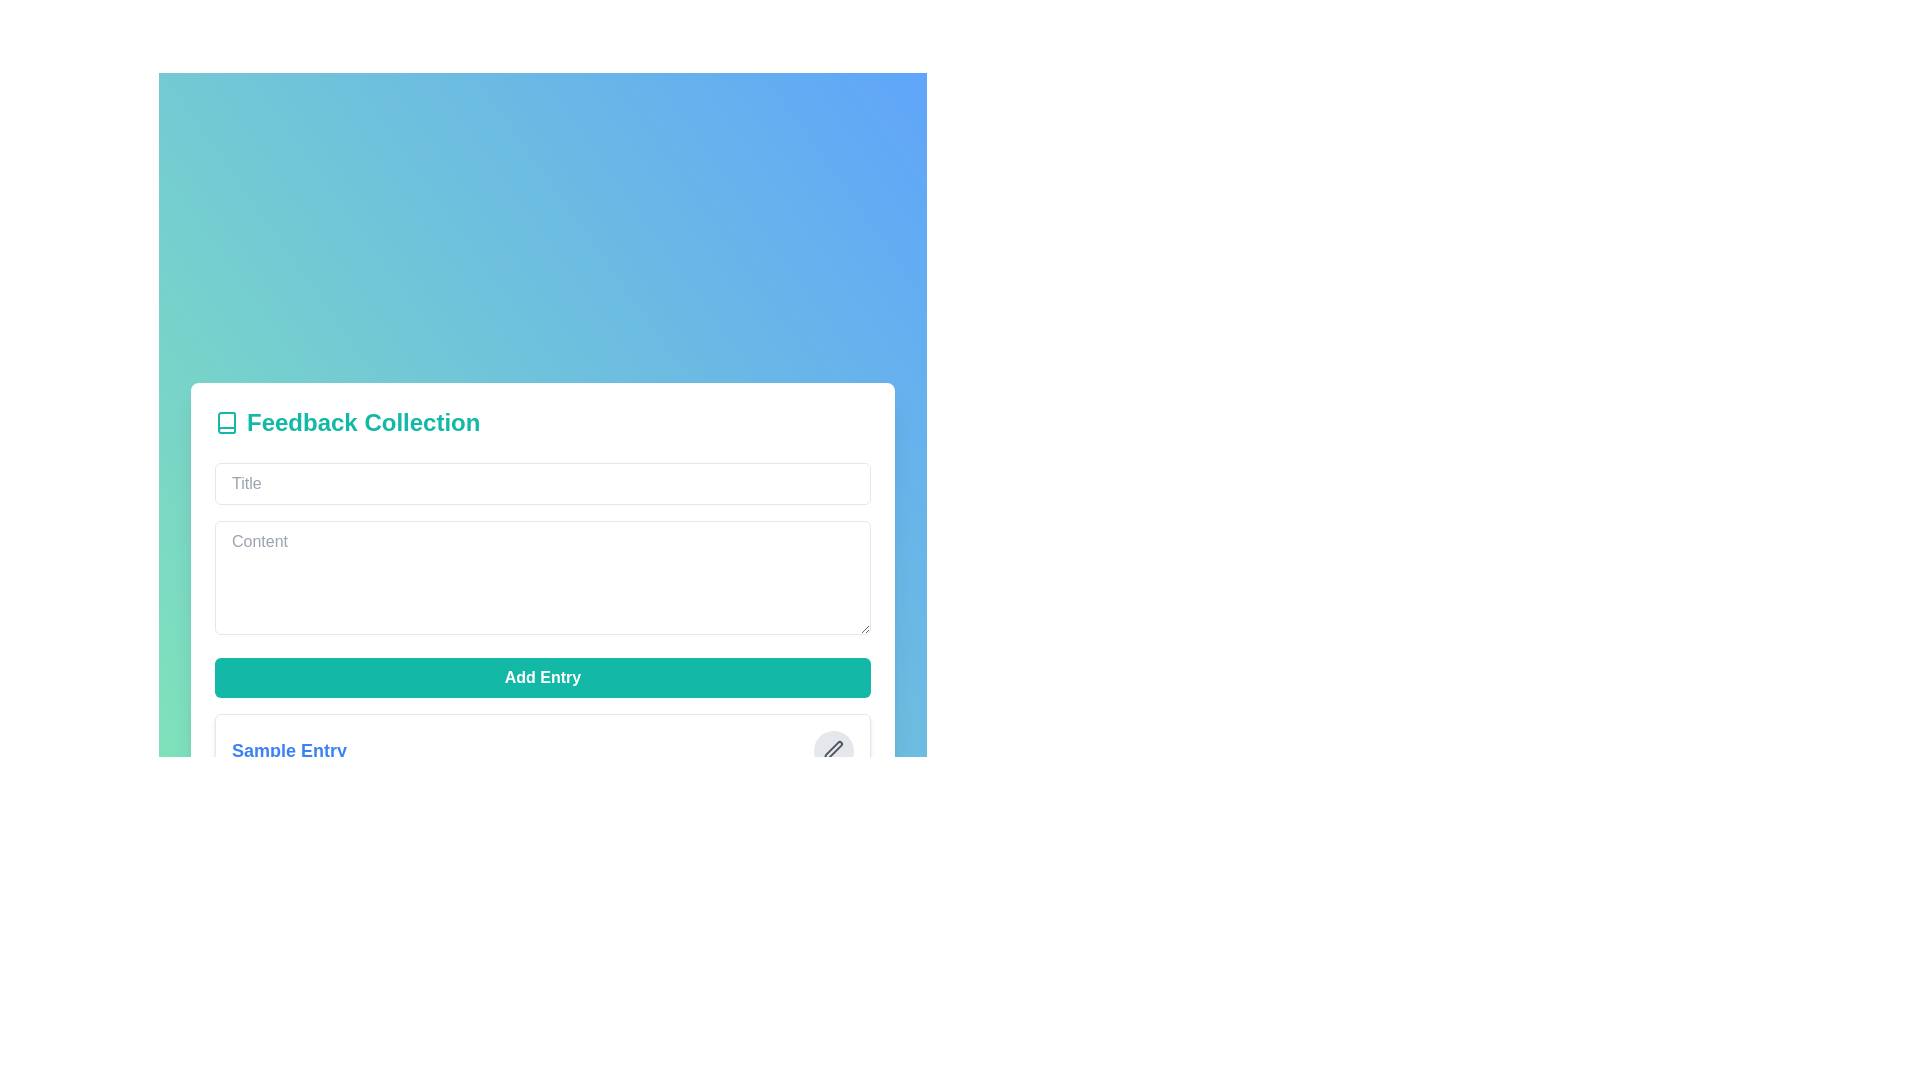 This screenshot has width=1920, height=1080. I want to click on the pen tool icon, which has a thin gray outline and is located in the bottom-right corner of the form interface, so click(833, 749).